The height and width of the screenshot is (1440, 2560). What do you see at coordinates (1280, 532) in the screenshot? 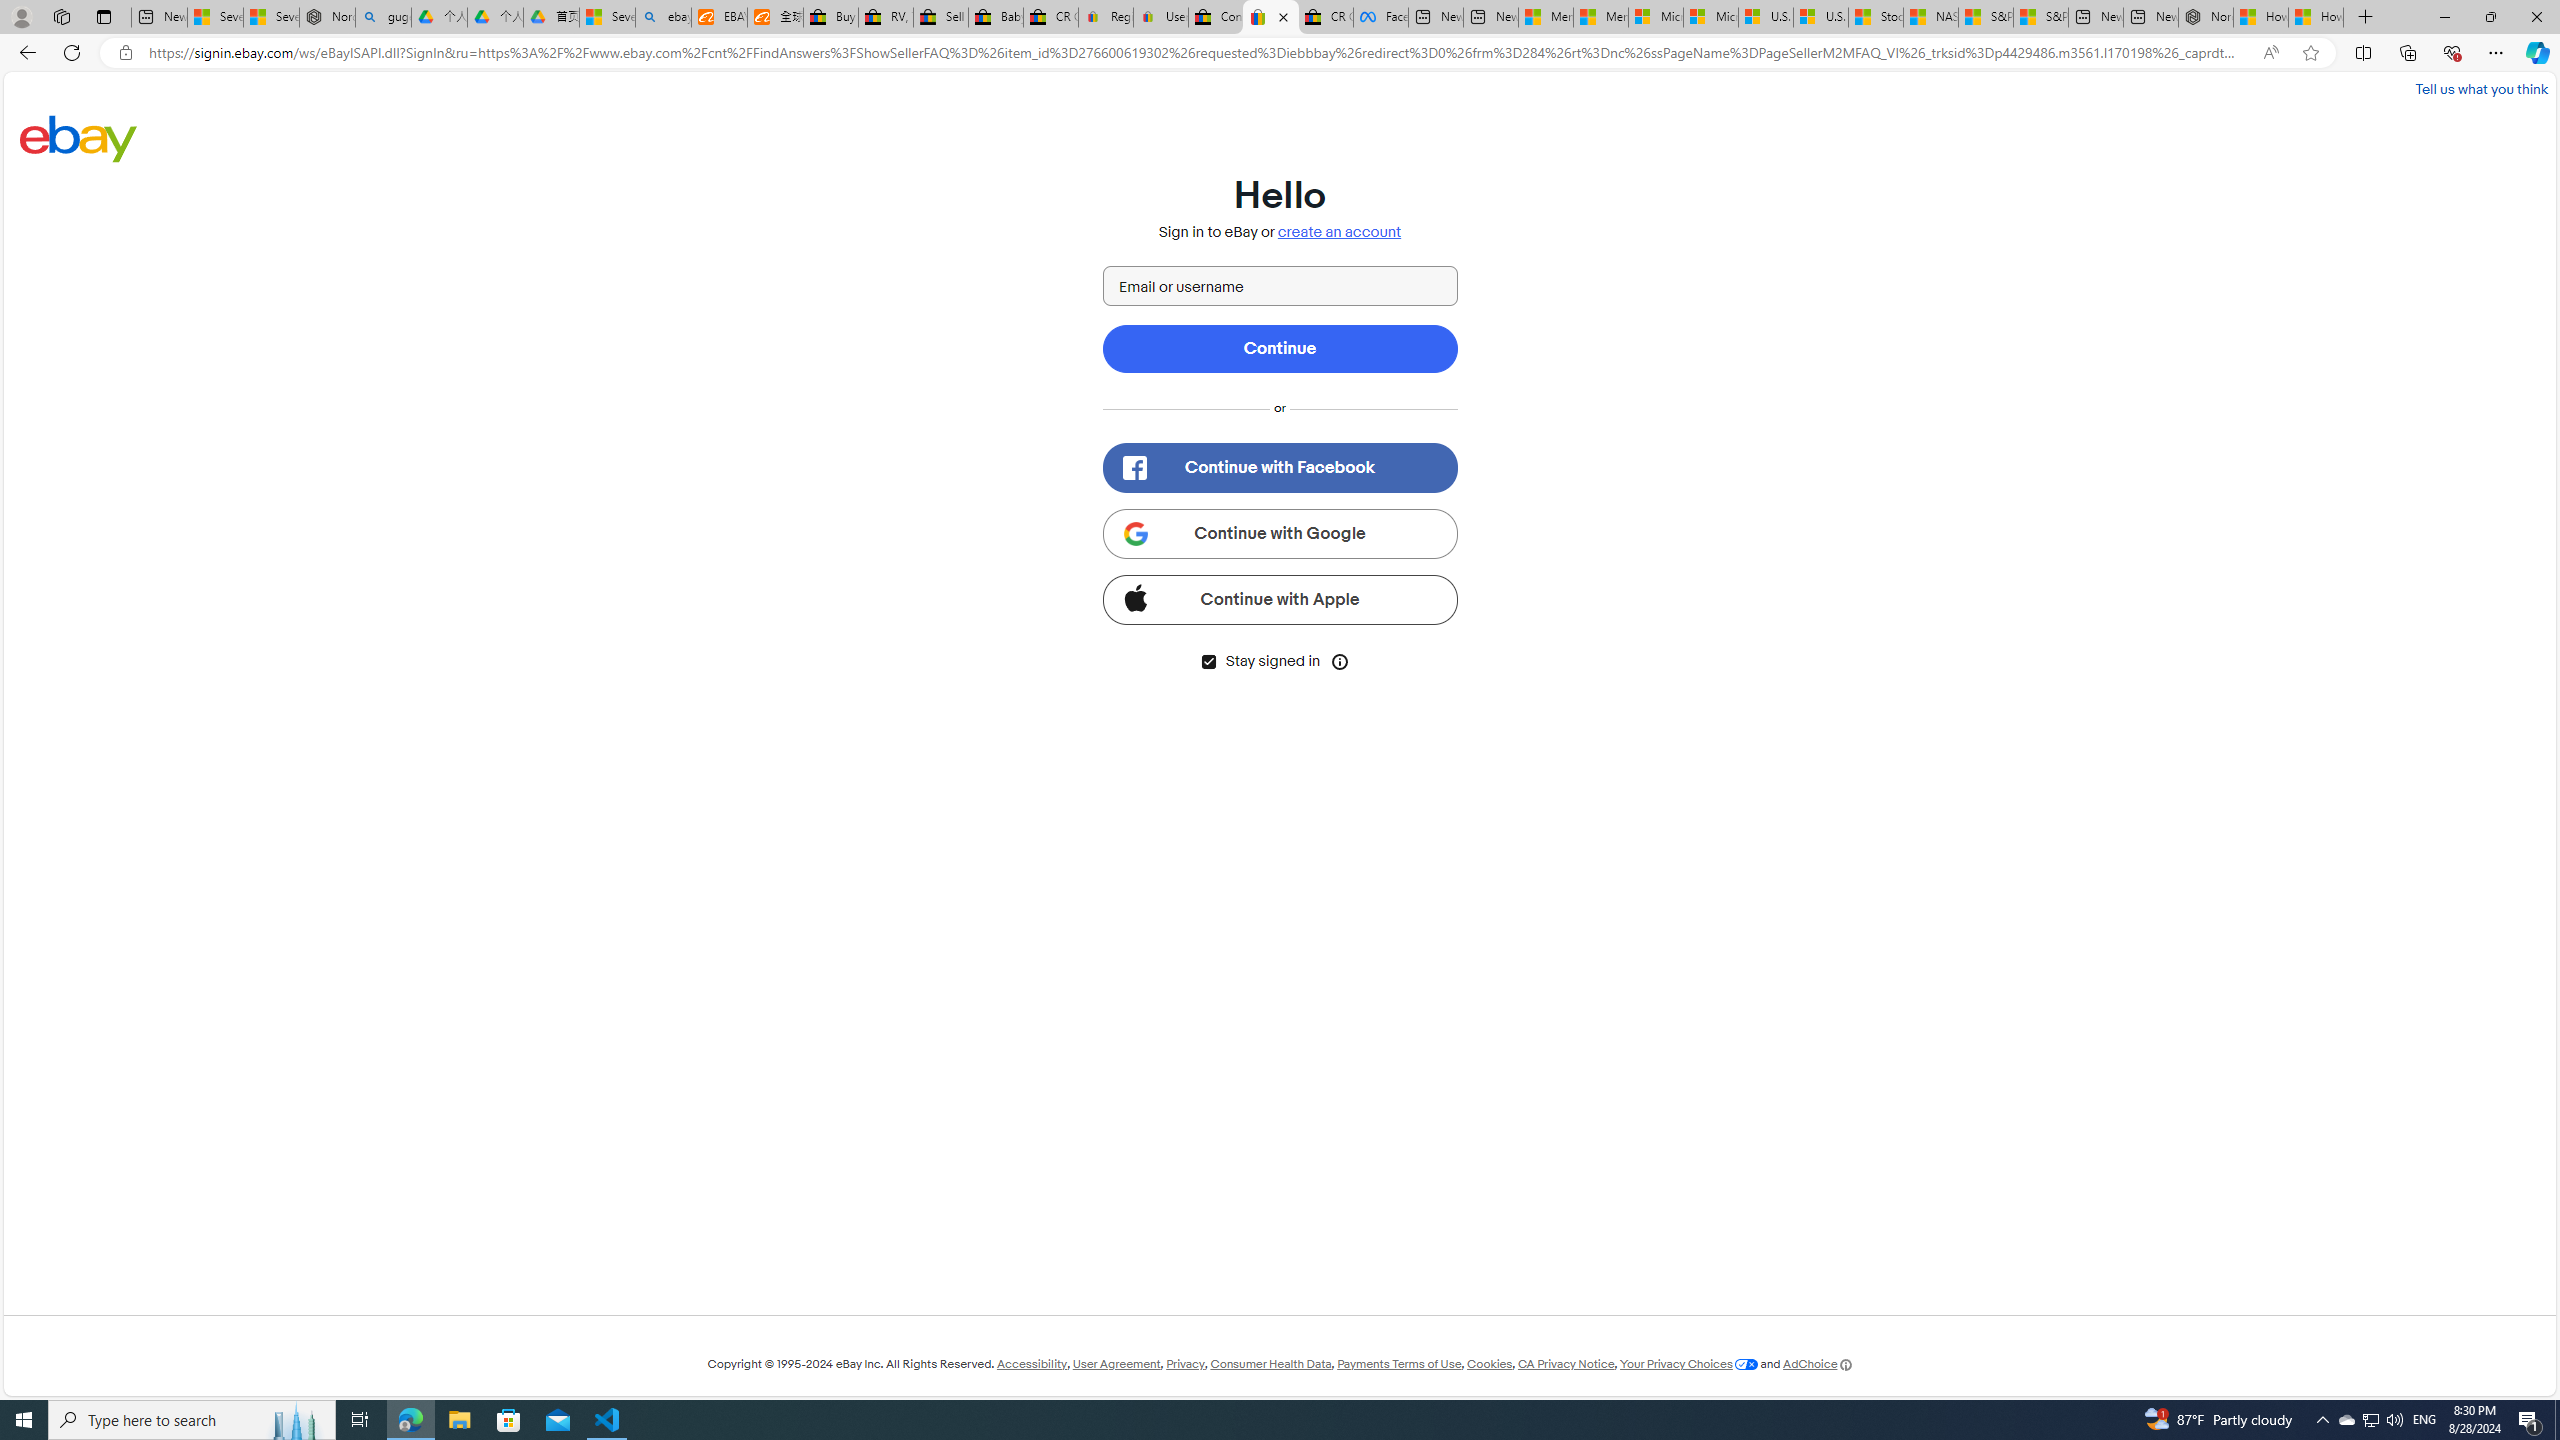
I see `'Continue with Google'` at bounding box center [1280, 532].